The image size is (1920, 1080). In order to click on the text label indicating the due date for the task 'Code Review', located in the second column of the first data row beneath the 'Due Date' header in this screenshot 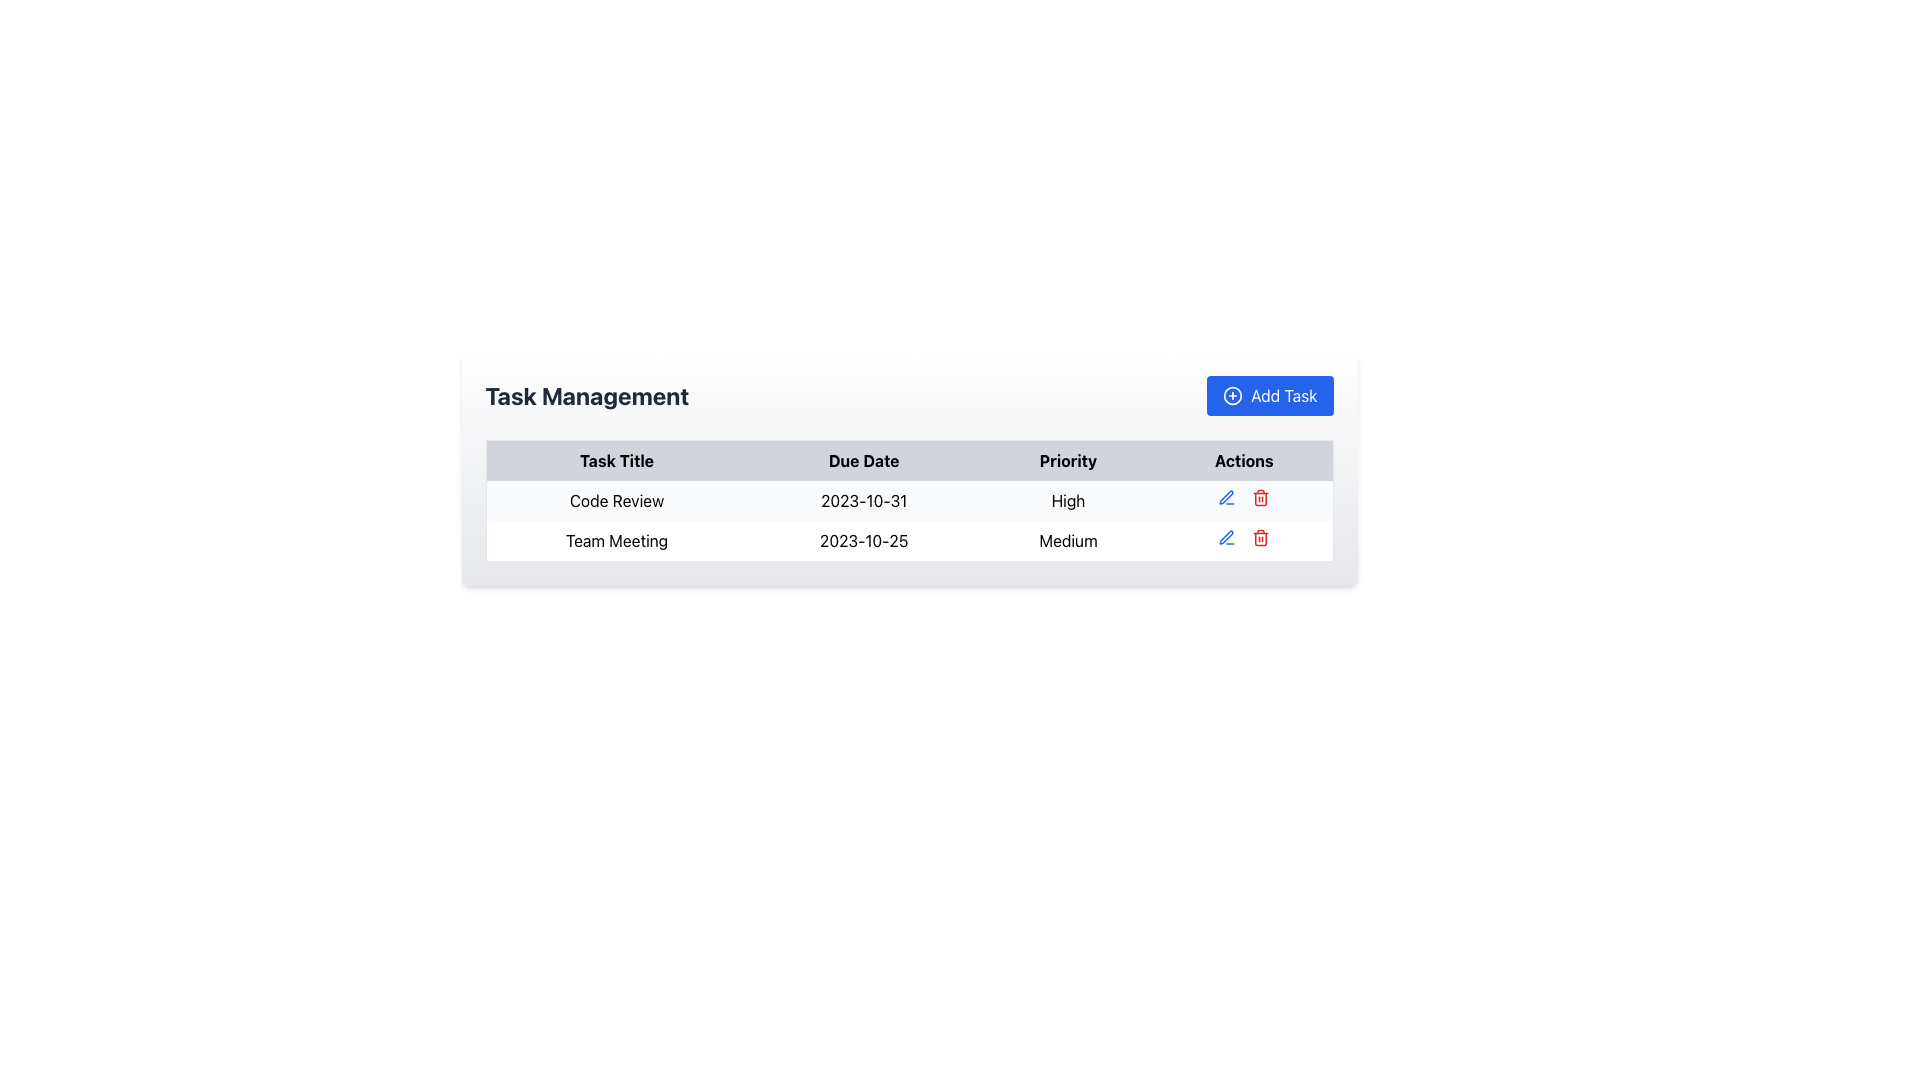, I will do `click(864, 500)`.